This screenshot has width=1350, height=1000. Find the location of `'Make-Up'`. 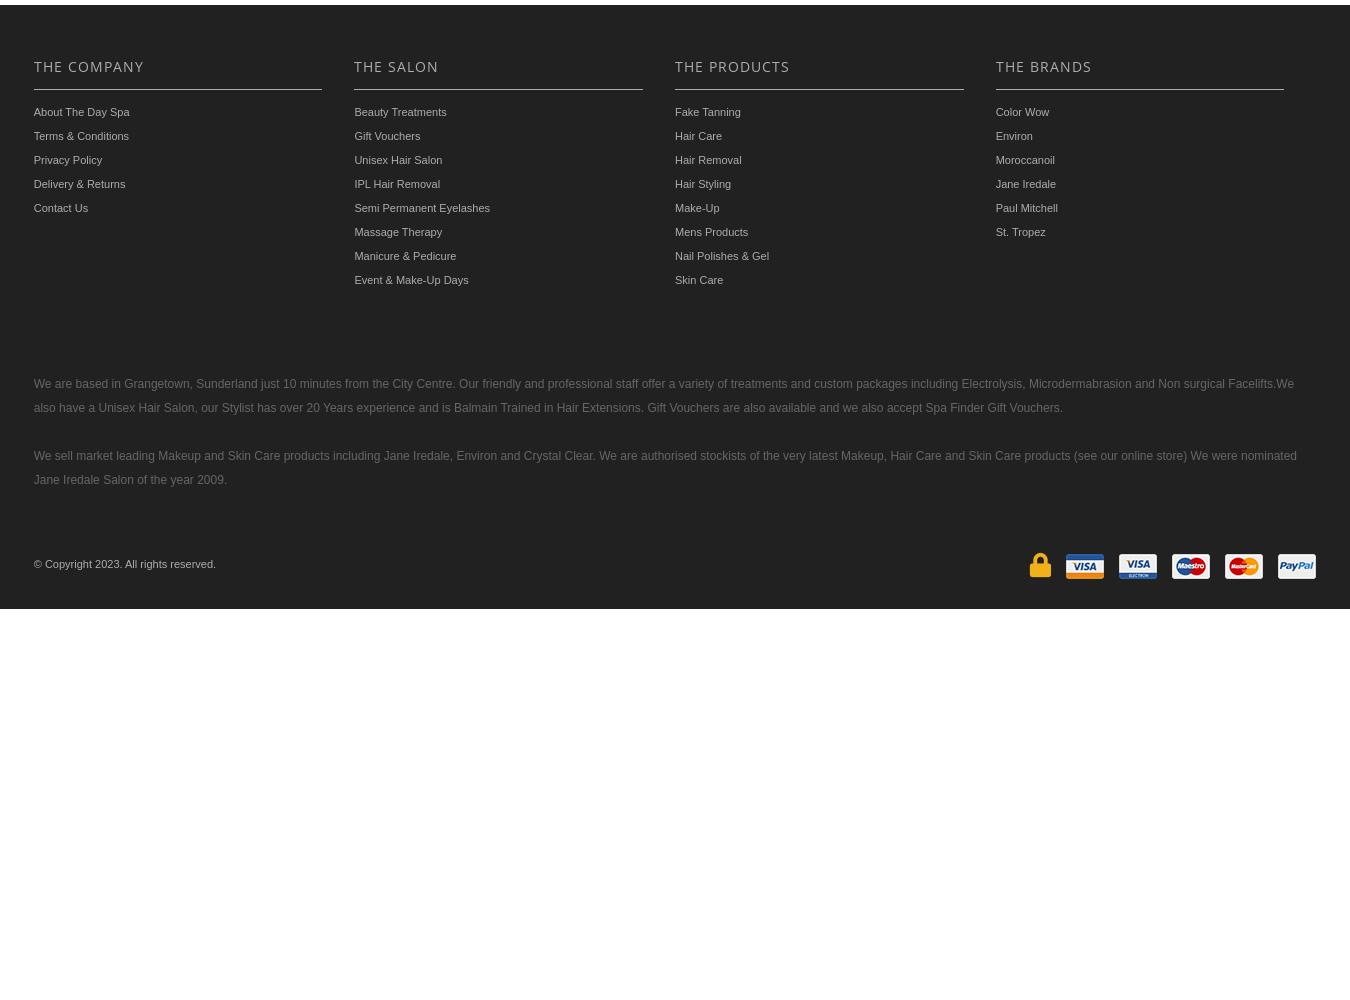

'Make-Up' is located at coordinates (696, 206).